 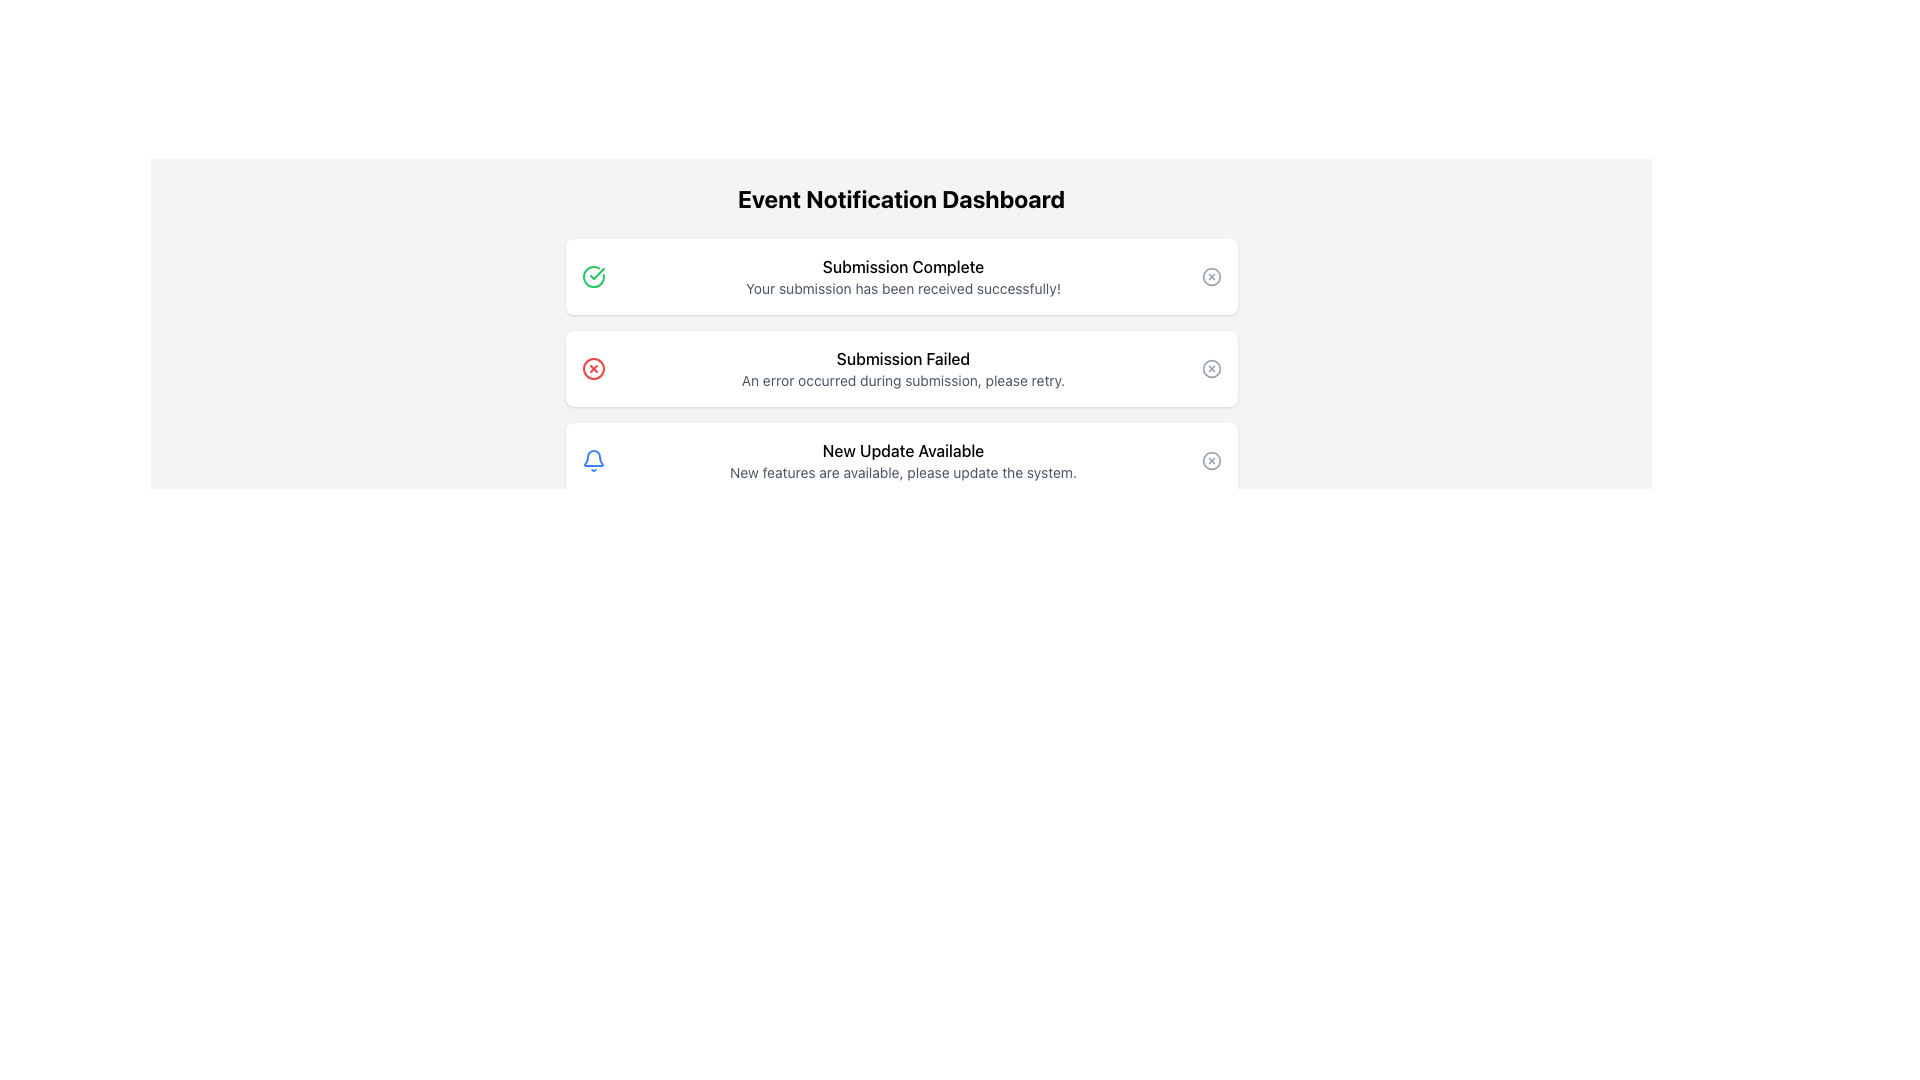 I want to click on the interactive elements within the Notification Card, which is the third item in the list of notification cards, located at the bottom of the stack, so click(x=900, y=461).